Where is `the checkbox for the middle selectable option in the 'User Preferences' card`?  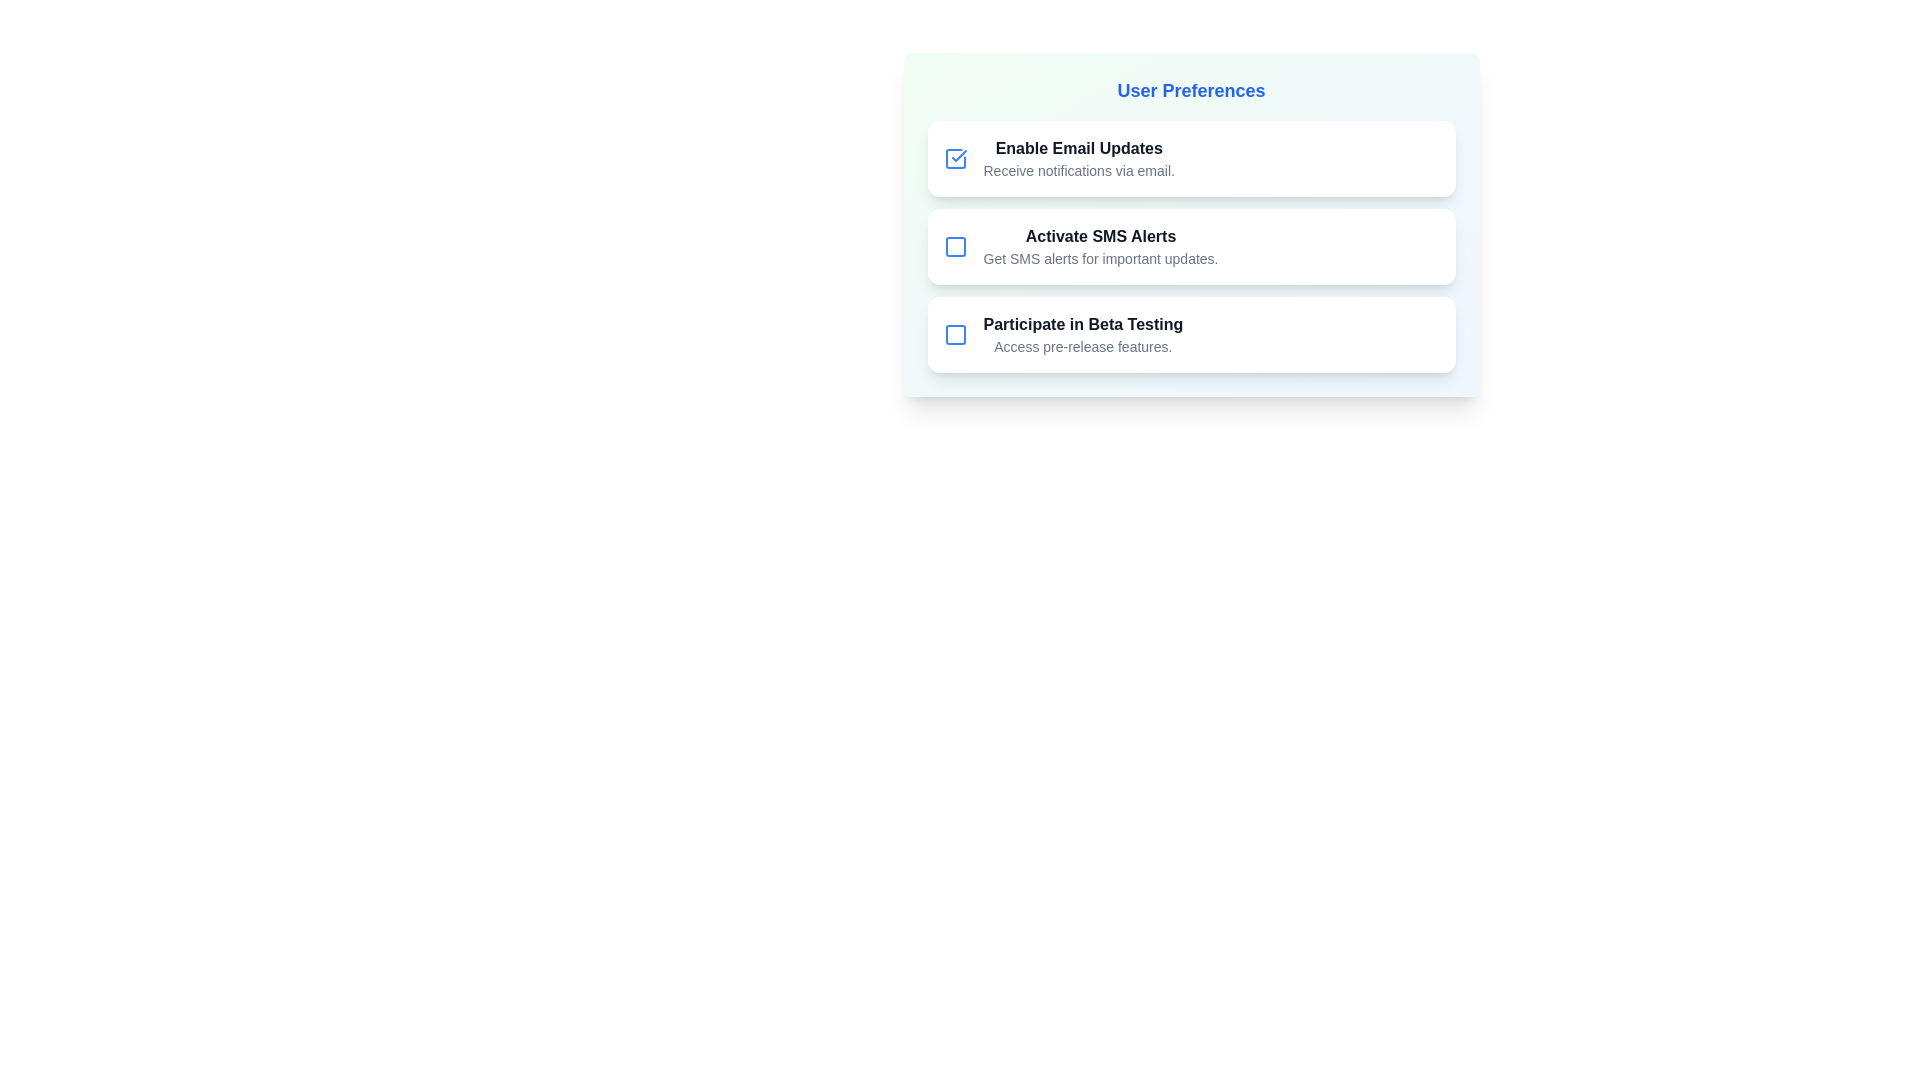 the checkbox for the middle selectable option in the 'User Preferences' card is located at coordinates (1191, 245).